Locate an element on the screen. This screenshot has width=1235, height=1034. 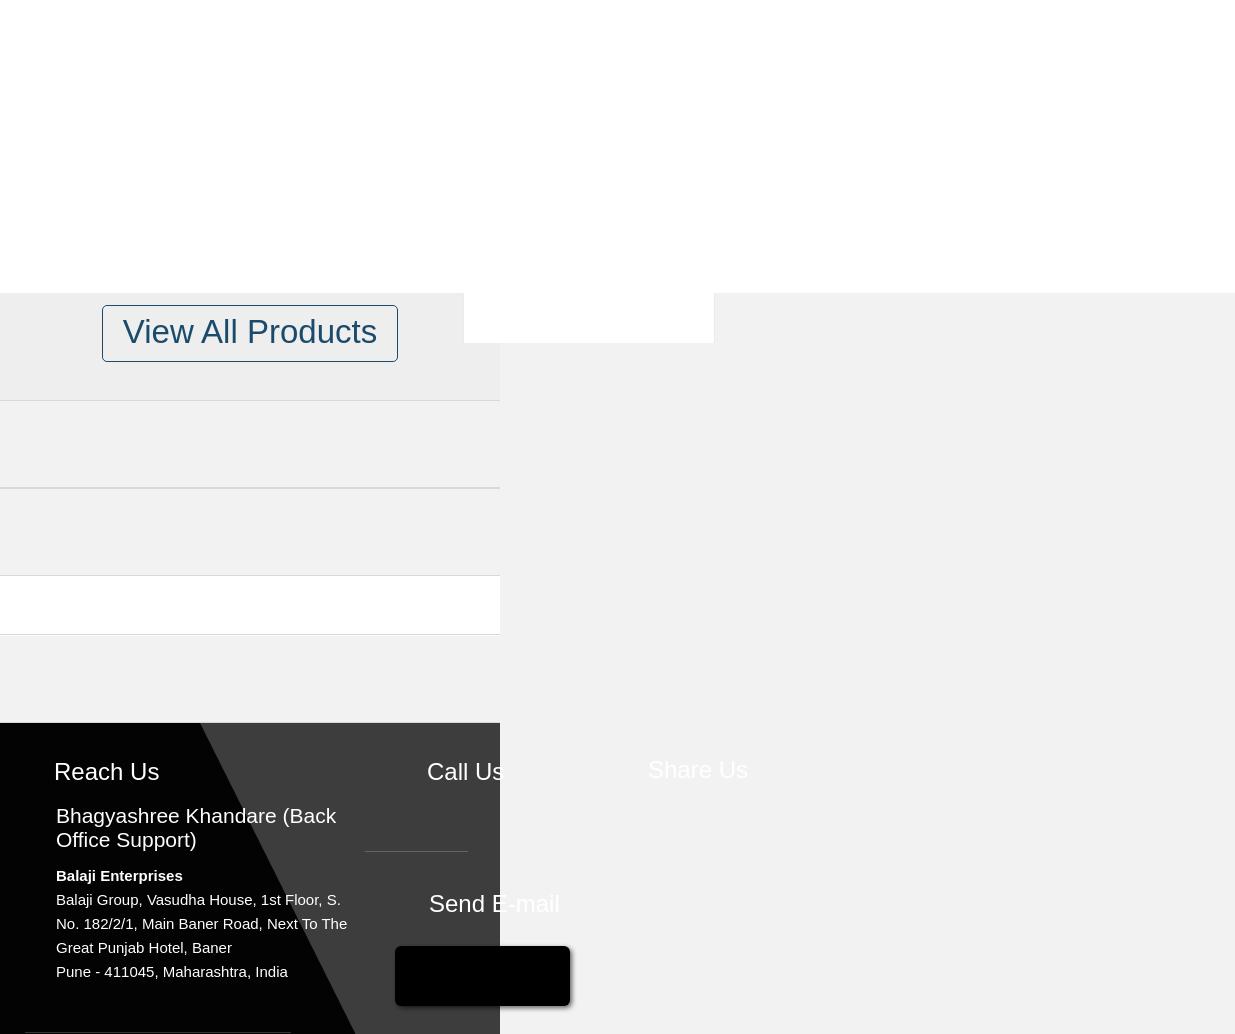
'Balaji Enterprises' is located at coordinates (118, 874).